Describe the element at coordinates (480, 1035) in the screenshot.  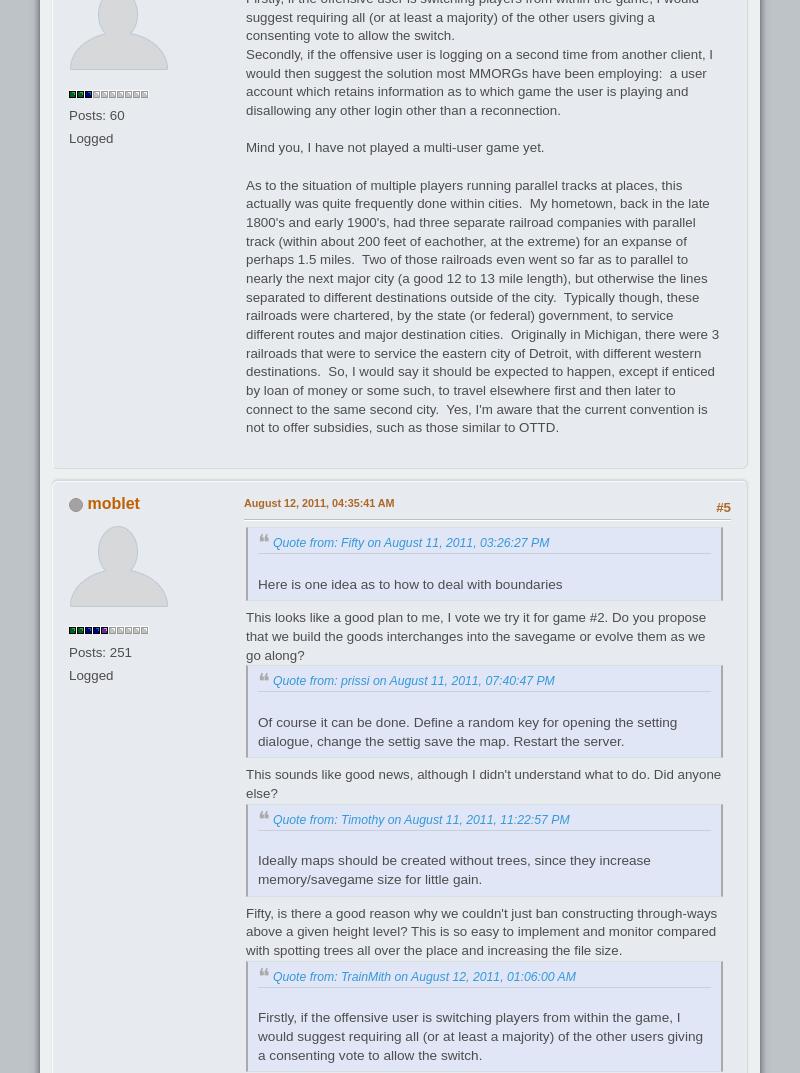
I see `'Firstly, if the offensive user is switching players from within the game, I would suggest requiring all (or at least a majority) of the other users giving a consenting vote to allow the switch.'` at that location.